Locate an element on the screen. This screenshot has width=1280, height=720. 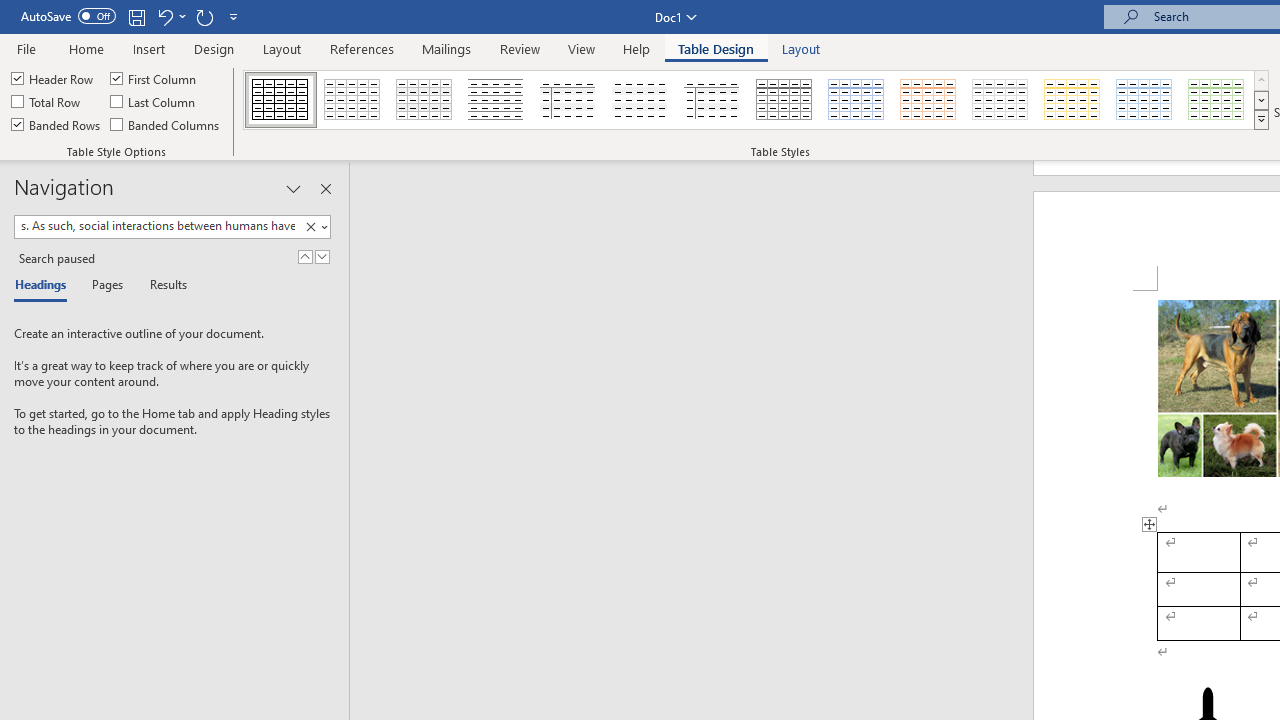
'Previous Result' is located at coordinates (304, 256).